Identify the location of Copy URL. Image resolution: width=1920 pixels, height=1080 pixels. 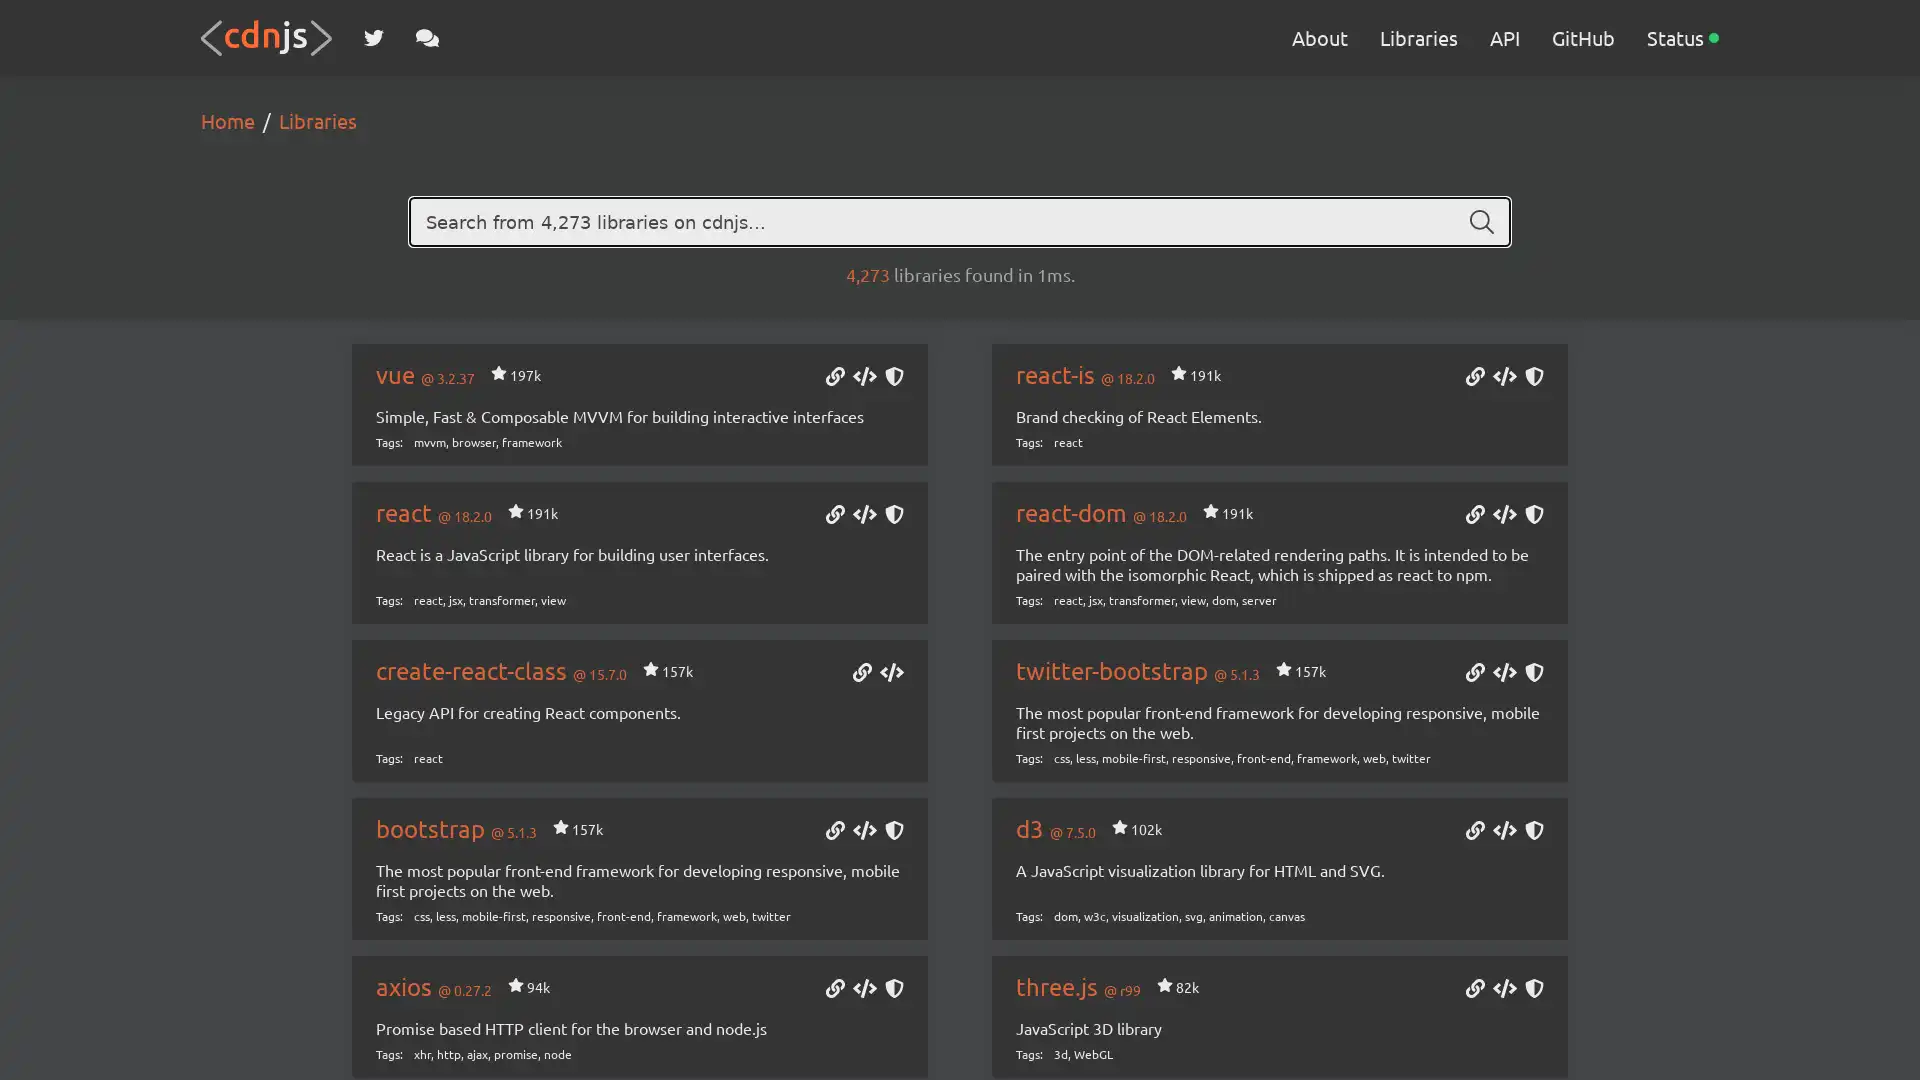
(834, 990).